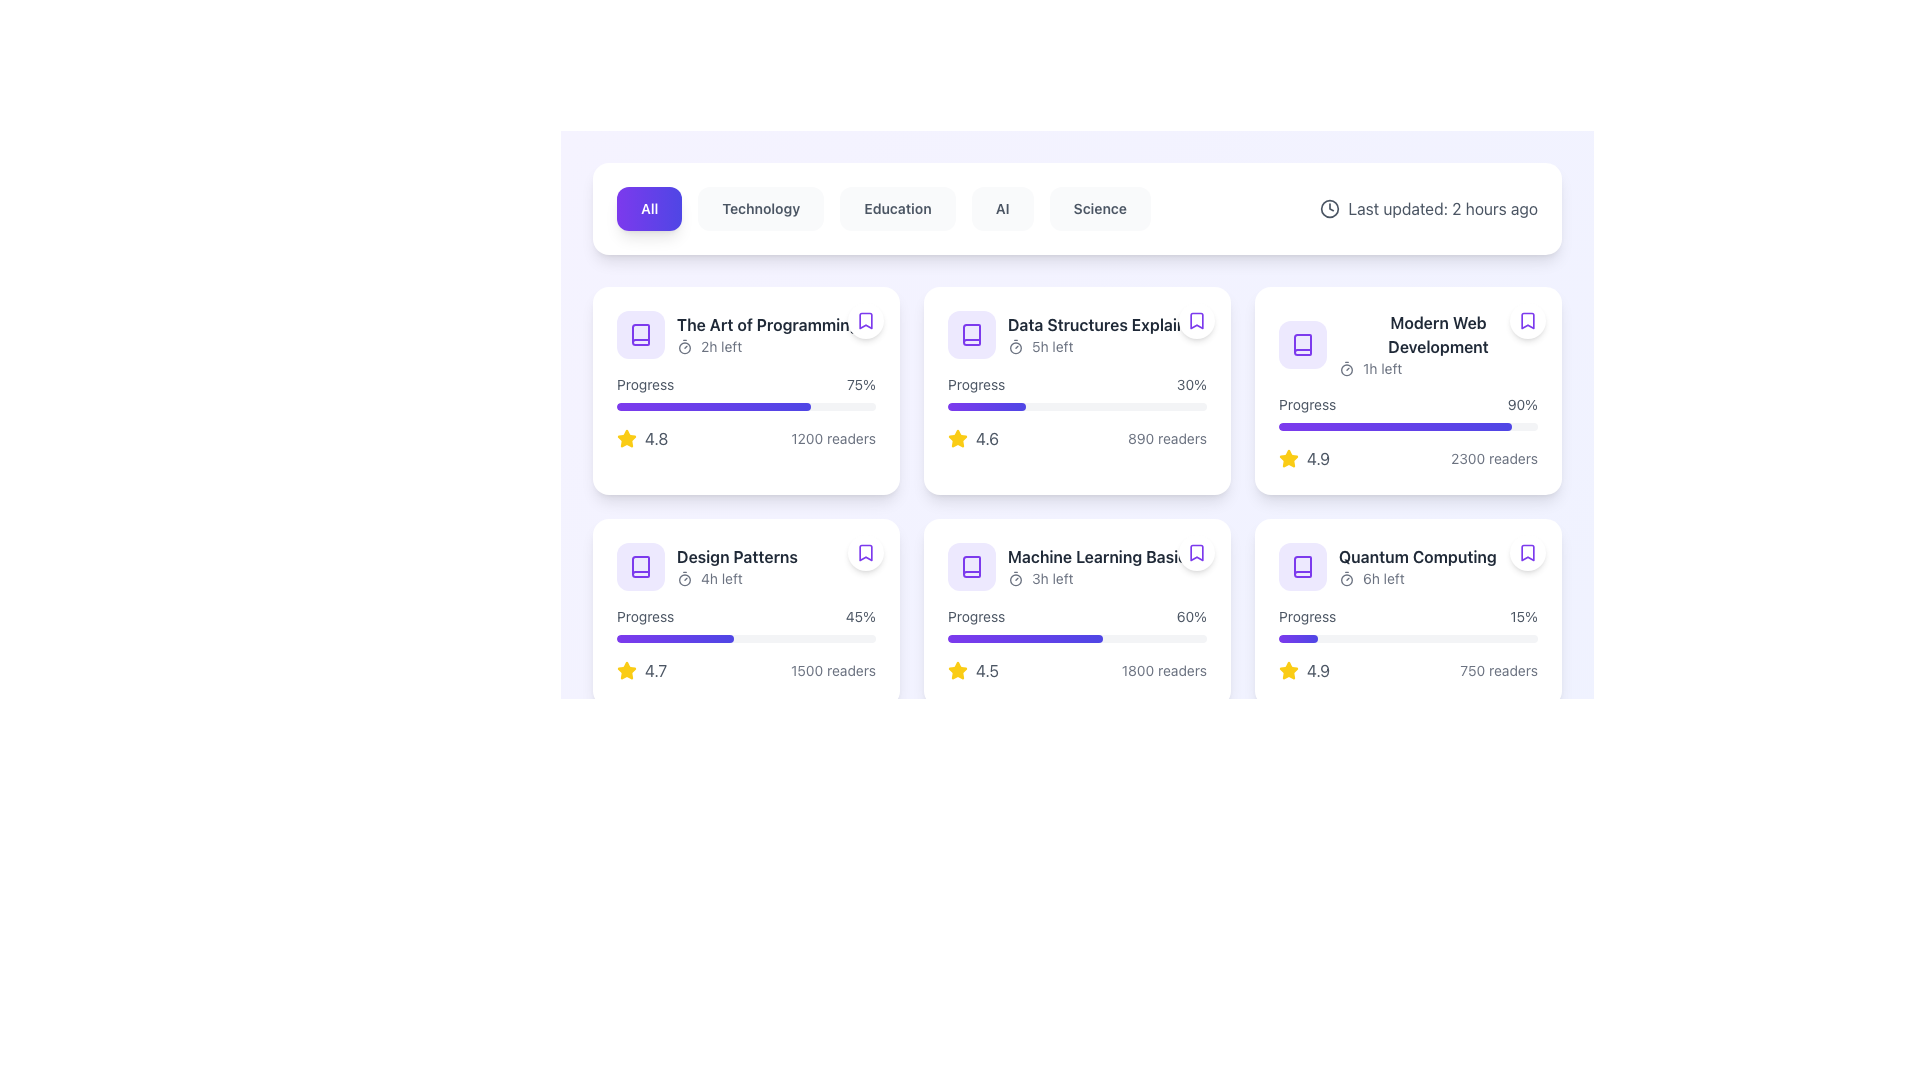 Image resolution: width=1920 pixels, height=1080 pixels. What do you see at coordinates (649, 208) in the screenshot?
I see `the rectangular button with rounded corners and a gradient background labeled 'All'` at bounding box center [649, 208].